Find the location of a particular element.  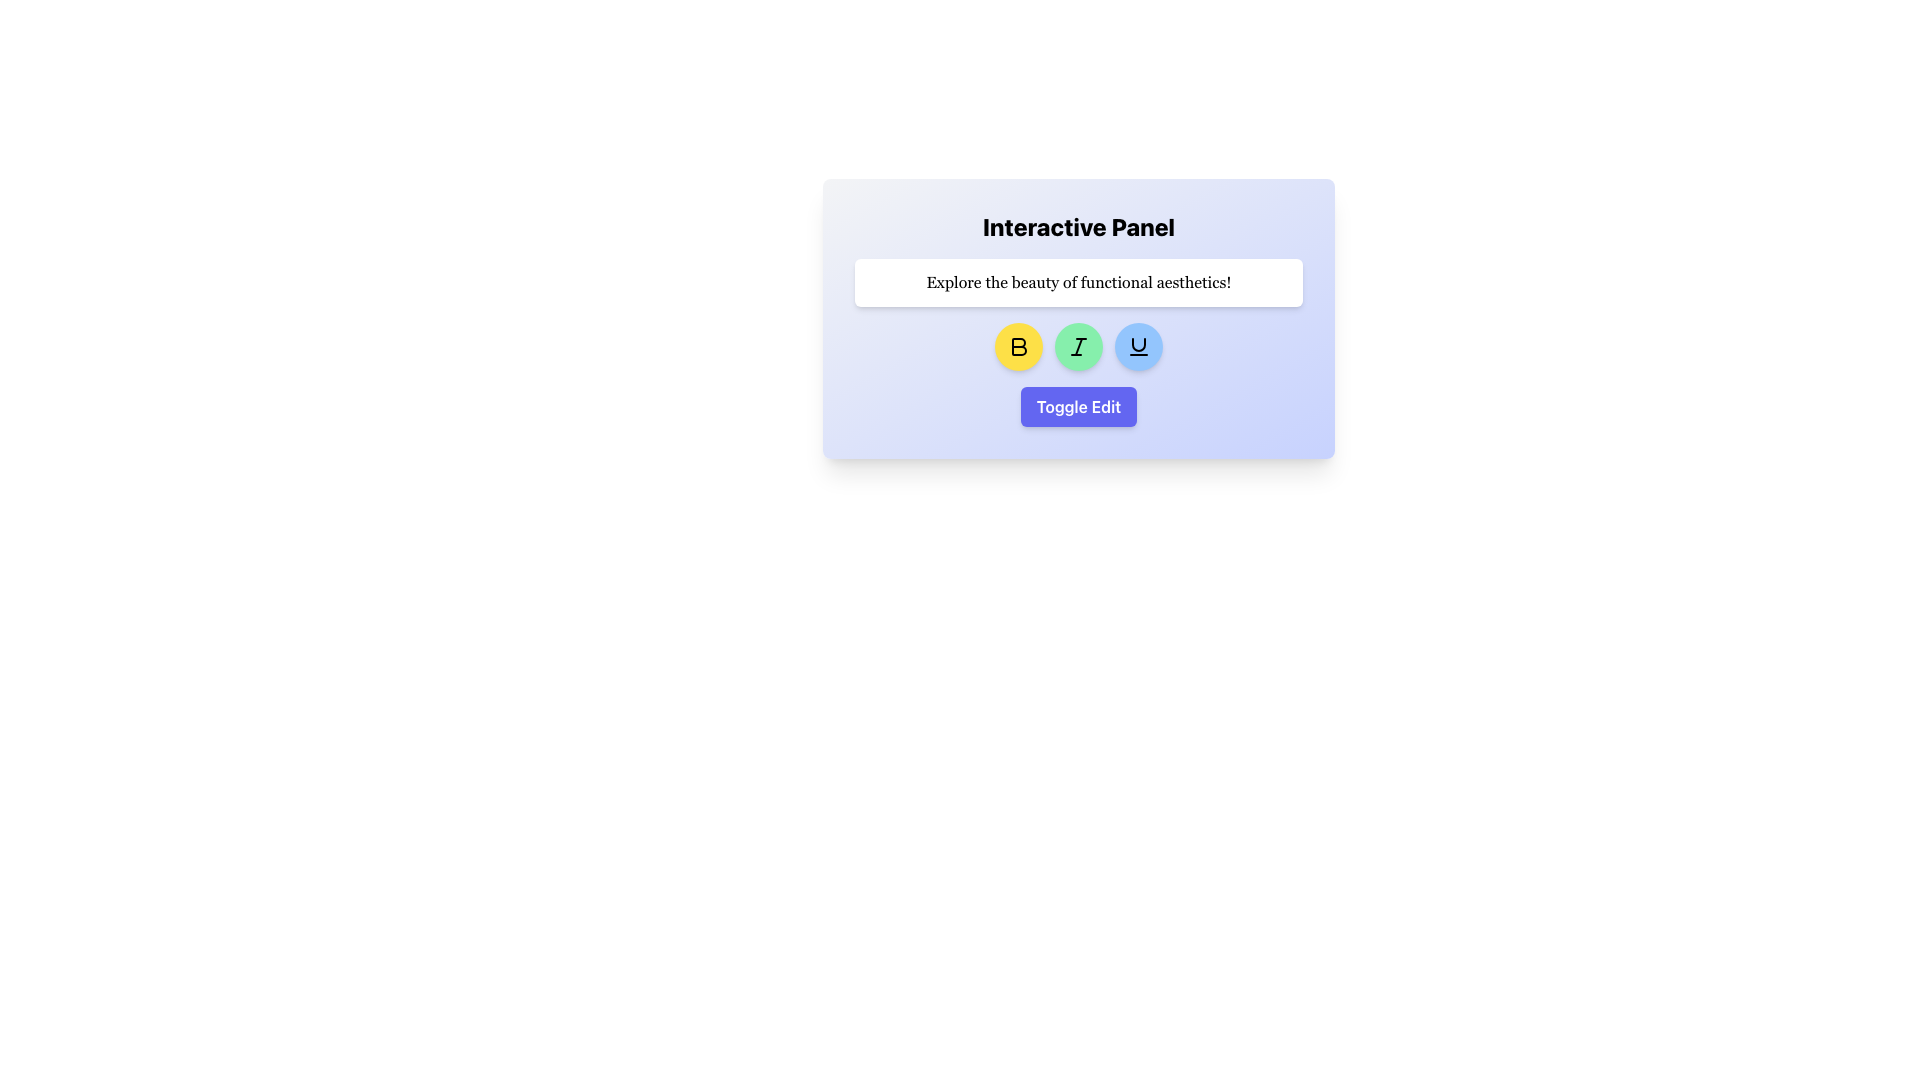

the interactive button with an italicized 'I' character displayed within a green circle to apply italic style is located at coordinates (1078, 318).